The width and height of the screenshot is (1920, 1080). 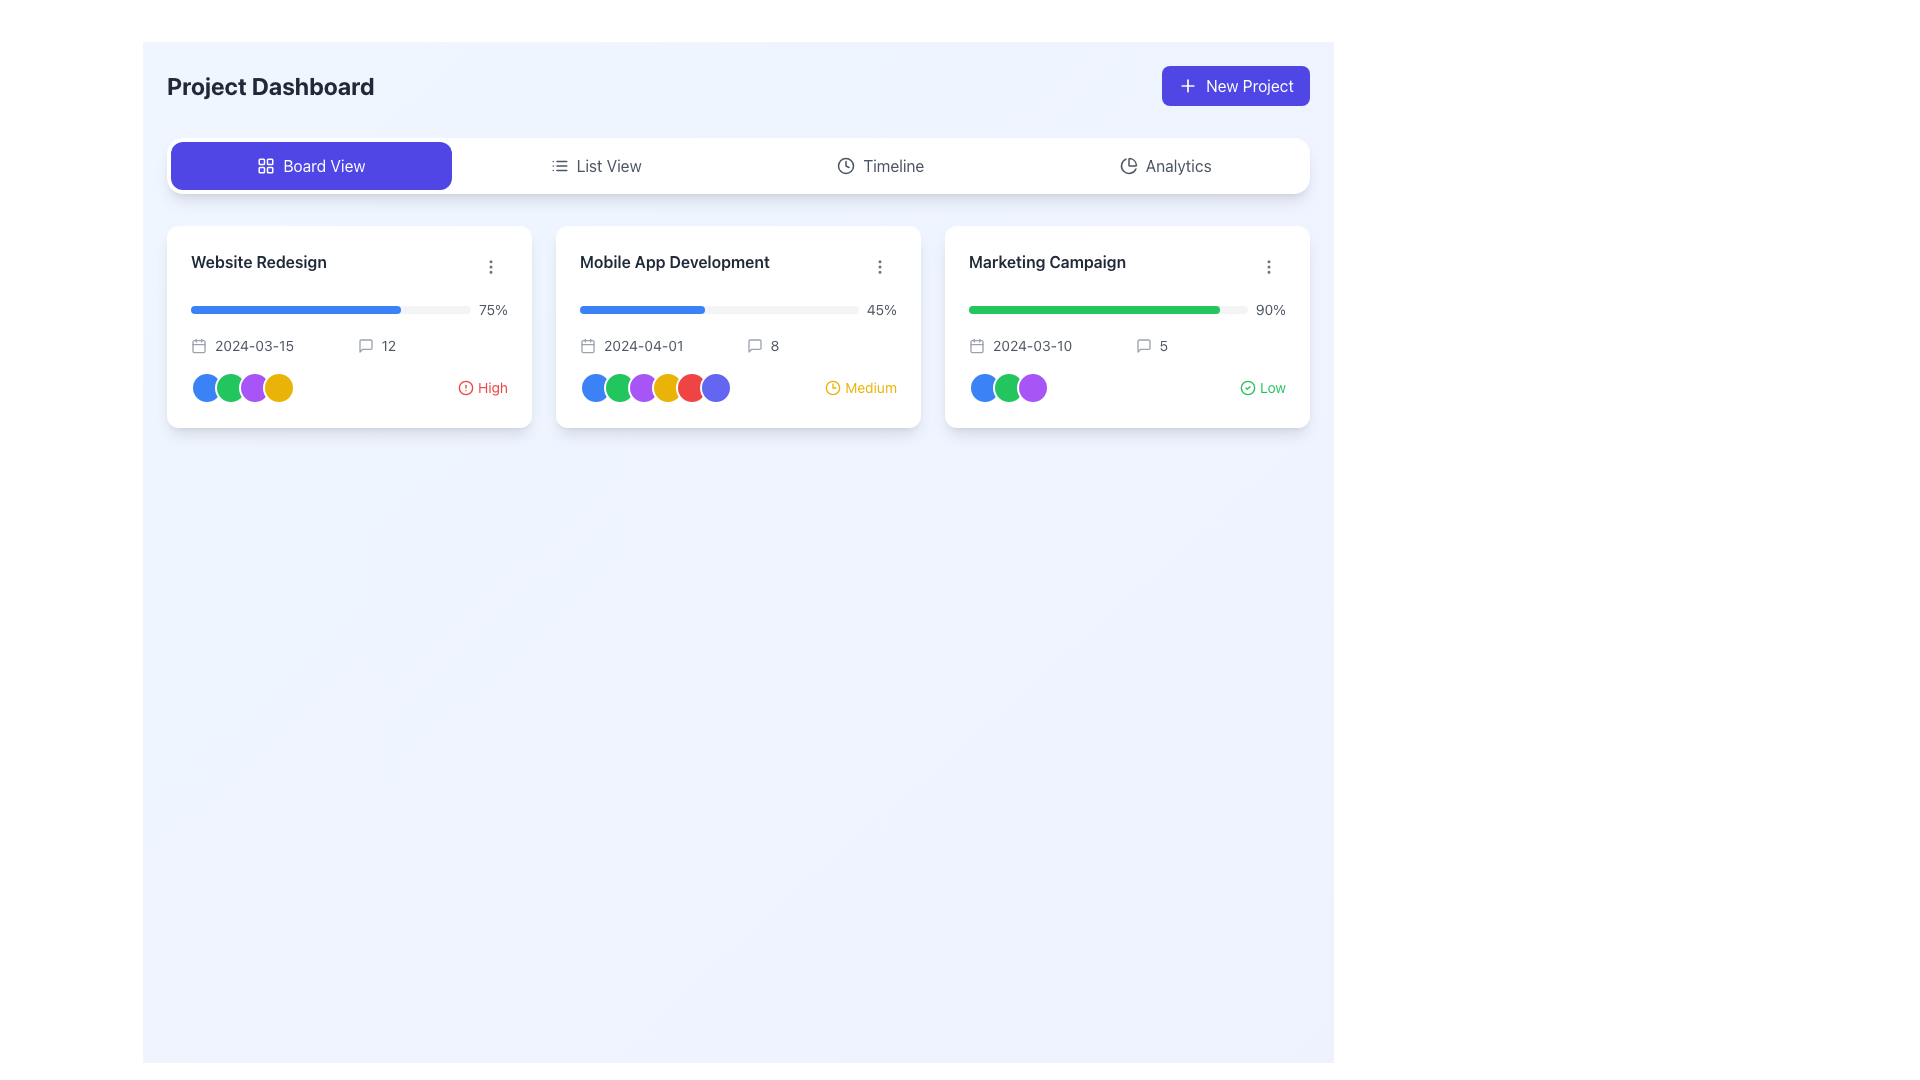 What do you see at coordinates (1267, 265) in the screenshot?
I see `the button located at the top-right corner of the 'Marketing Campaign' card` at bounding box center [1267, 265].